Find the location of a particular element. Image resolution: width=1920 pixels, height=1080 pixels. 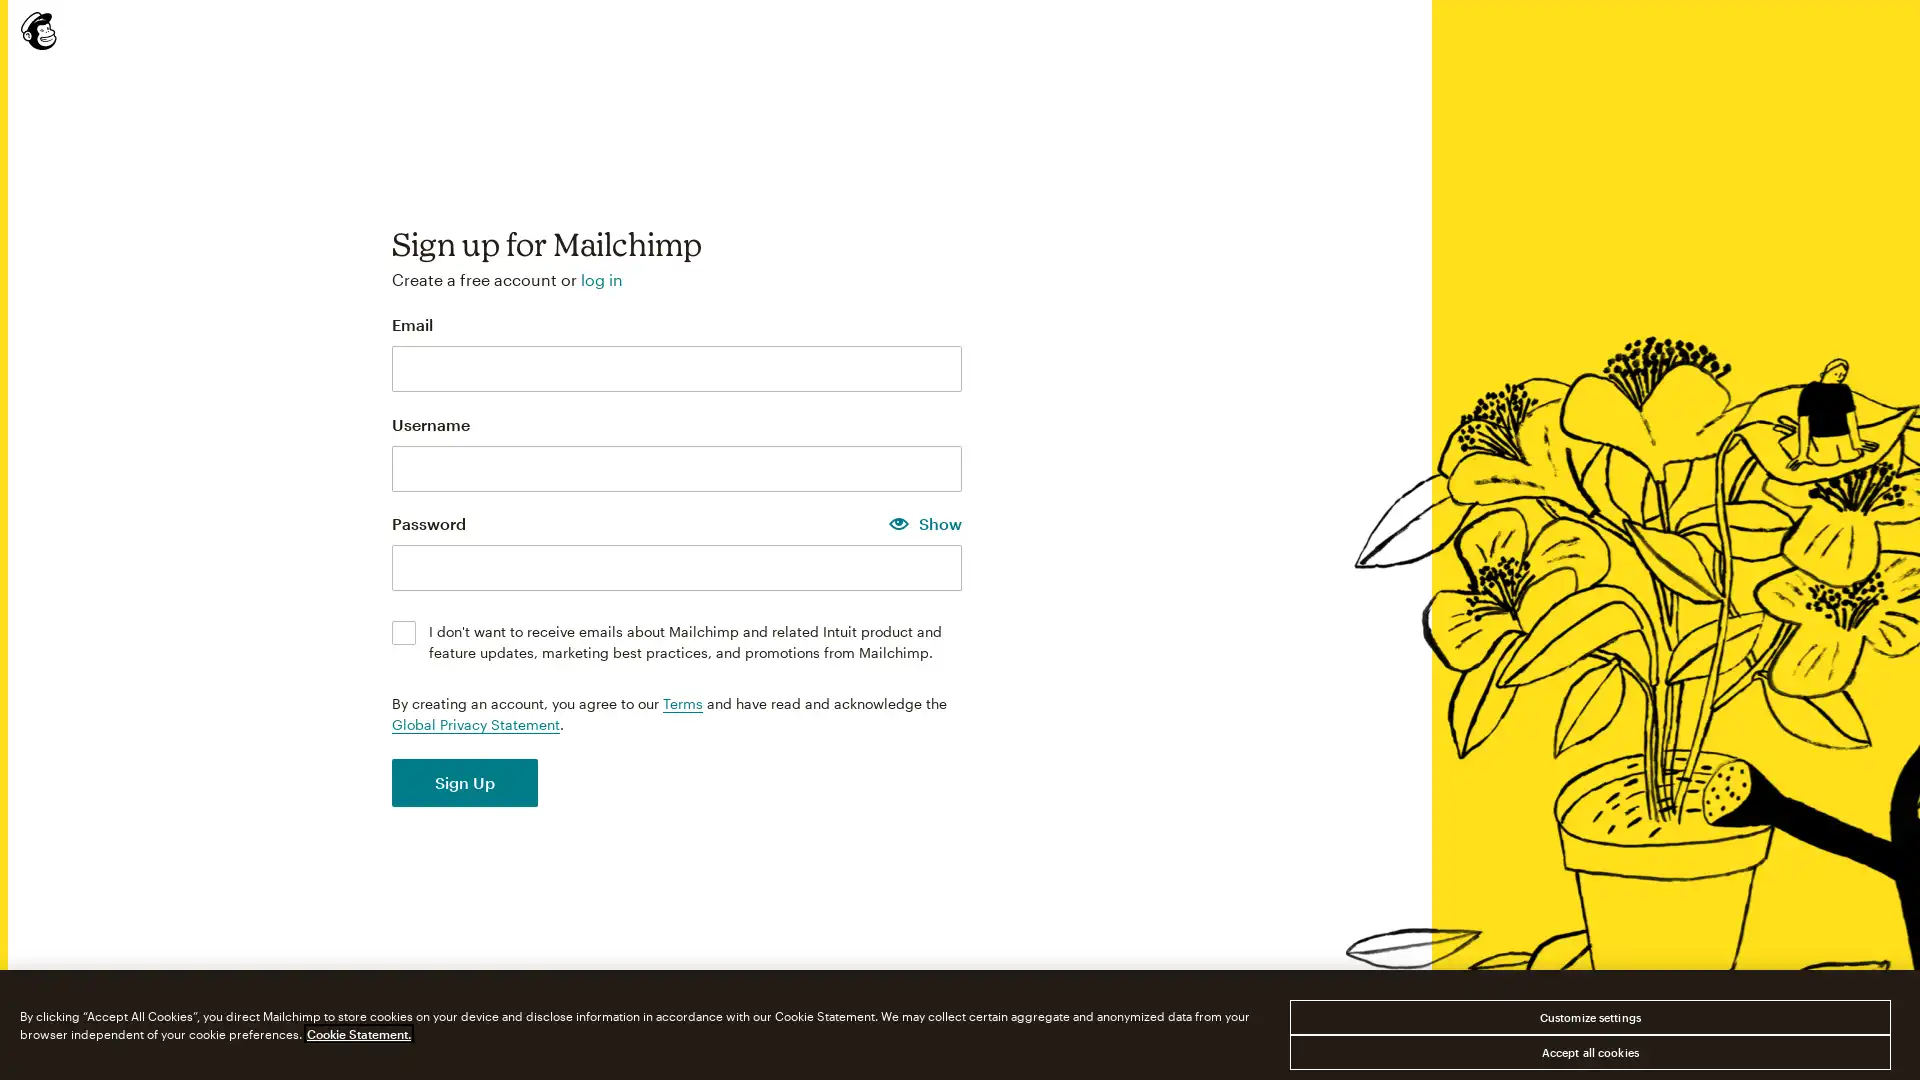

Sign Up is located at coordinates (464, 782).